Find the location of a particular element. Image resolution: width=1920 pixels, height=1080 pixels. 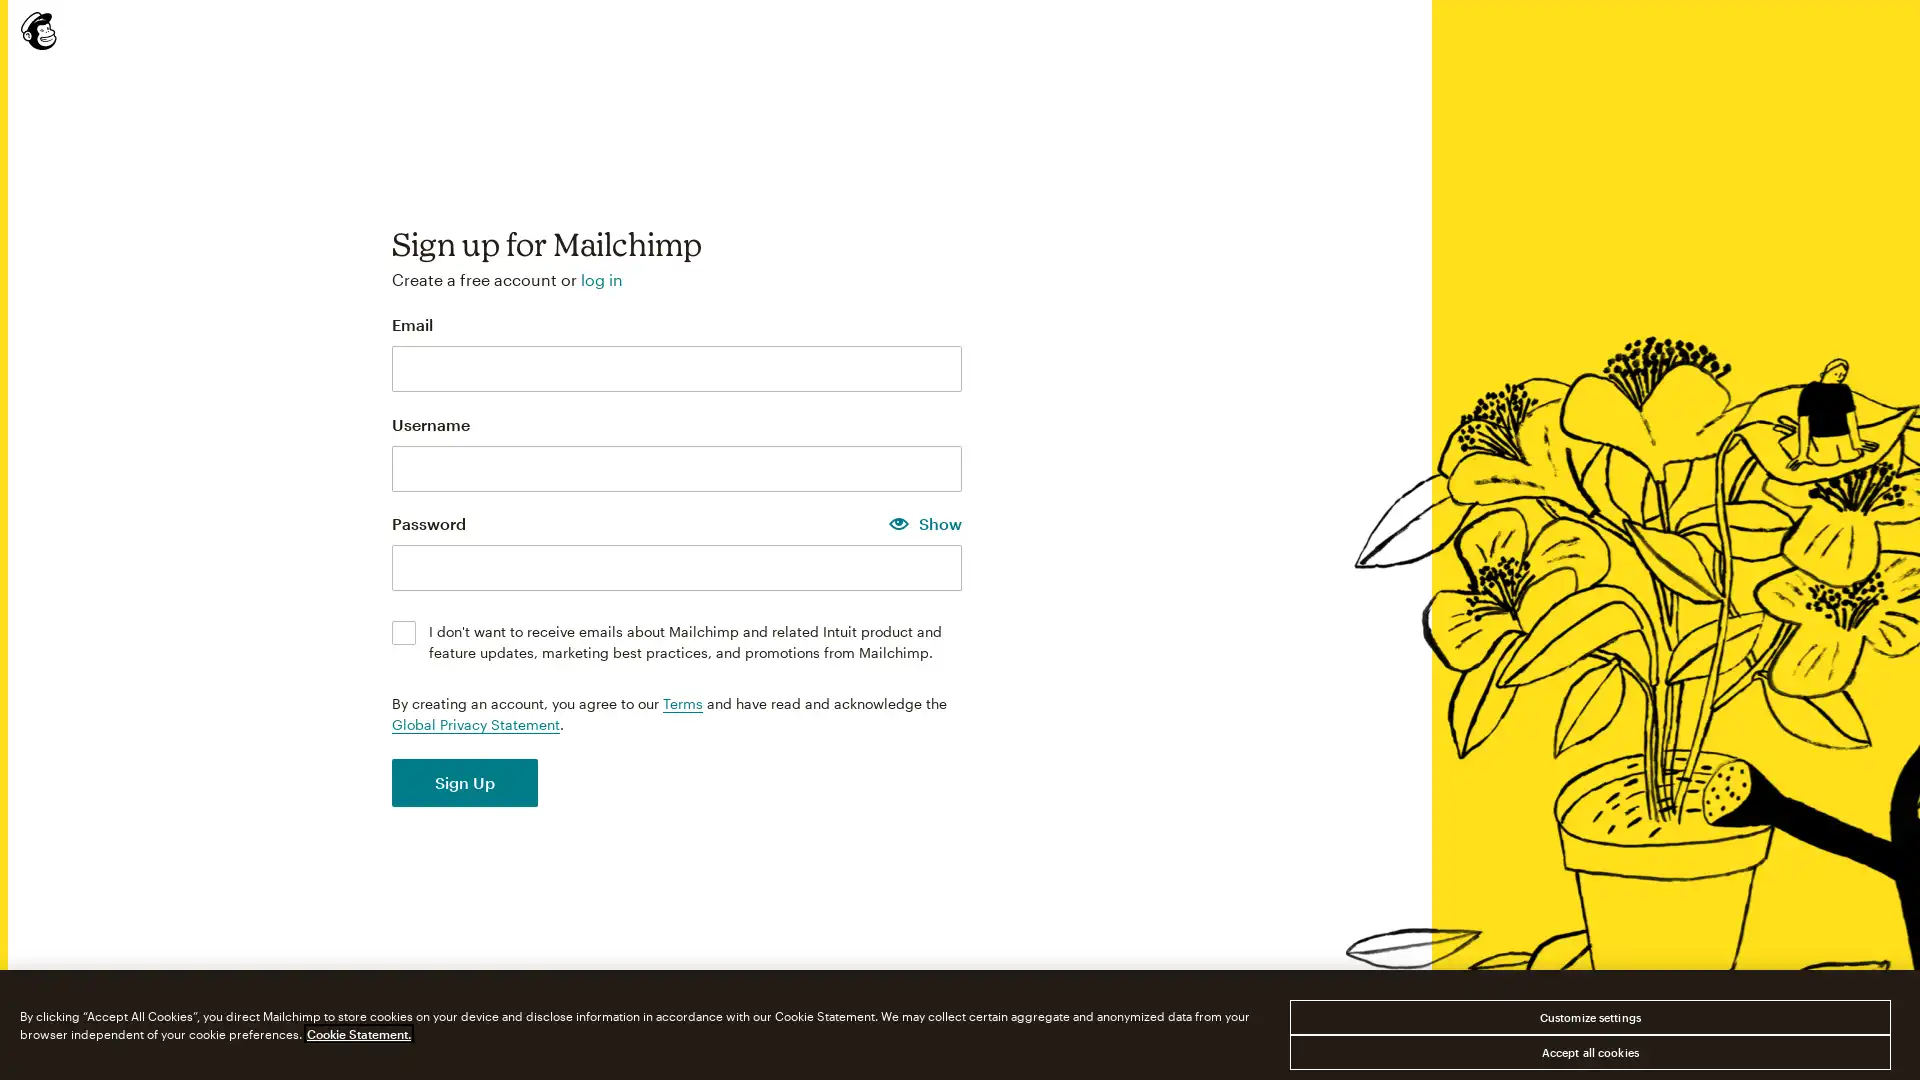

Sign Up is located at coordinates (464, 782).